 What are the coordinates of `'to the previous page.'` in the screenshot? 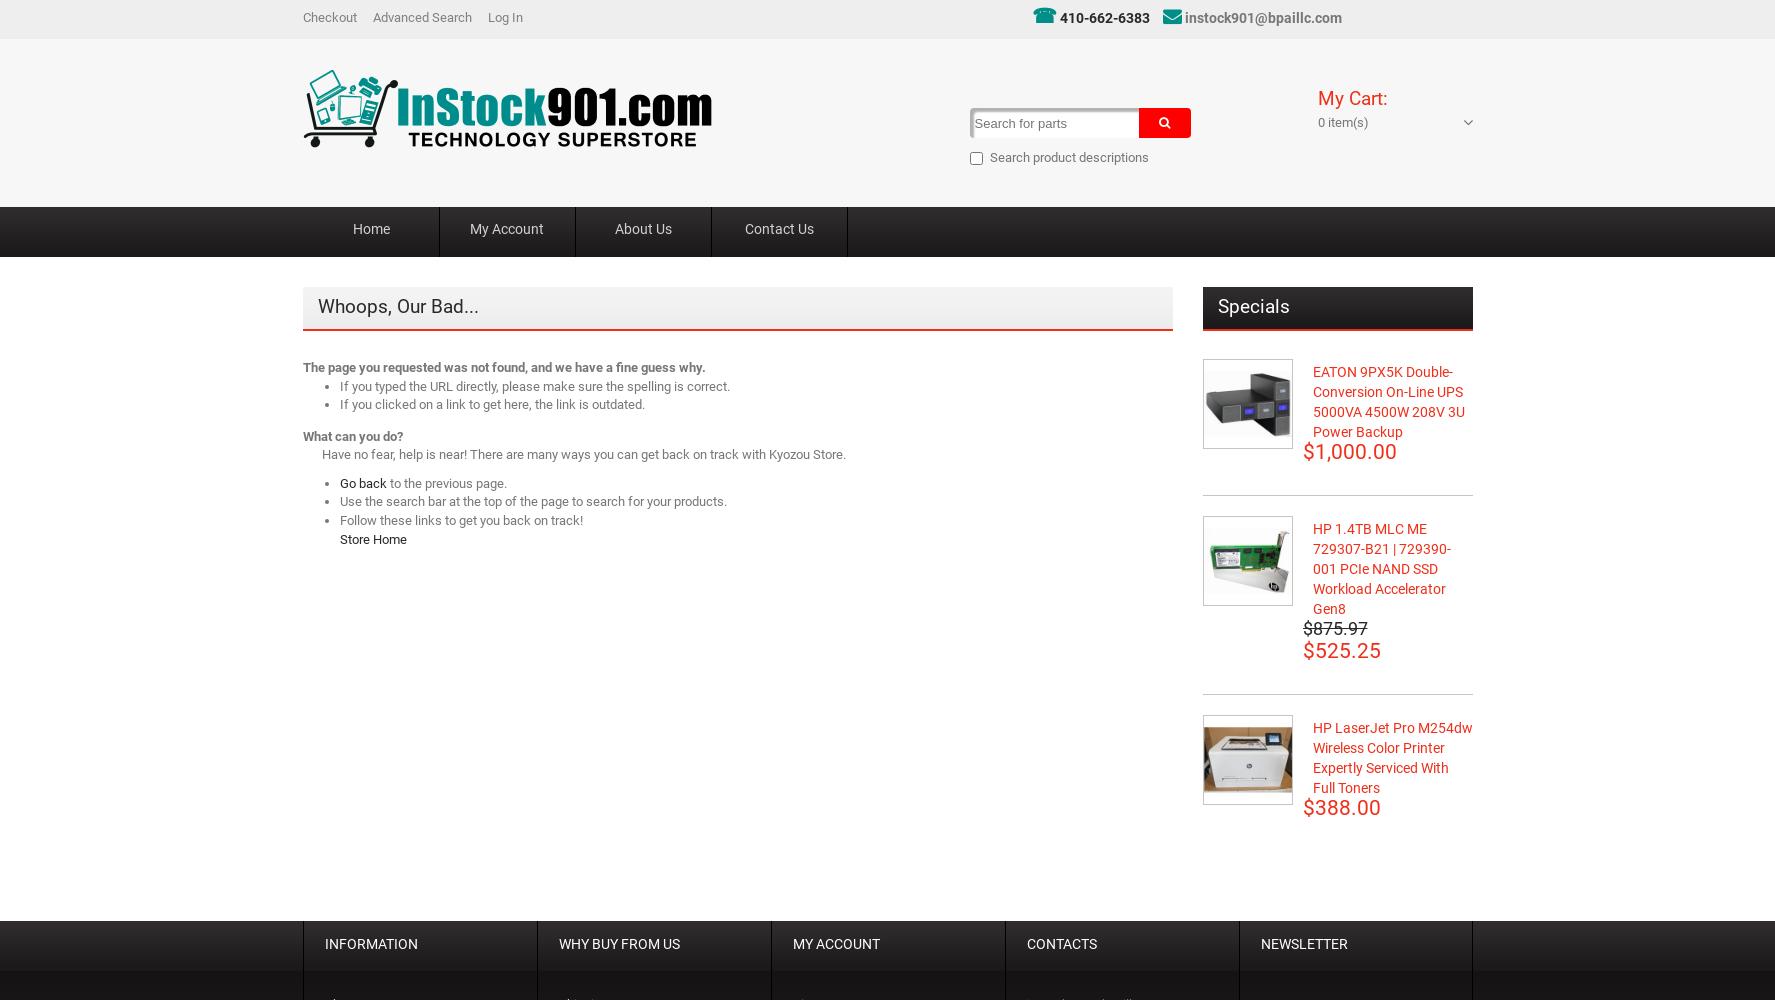 It's located at (446, 481).